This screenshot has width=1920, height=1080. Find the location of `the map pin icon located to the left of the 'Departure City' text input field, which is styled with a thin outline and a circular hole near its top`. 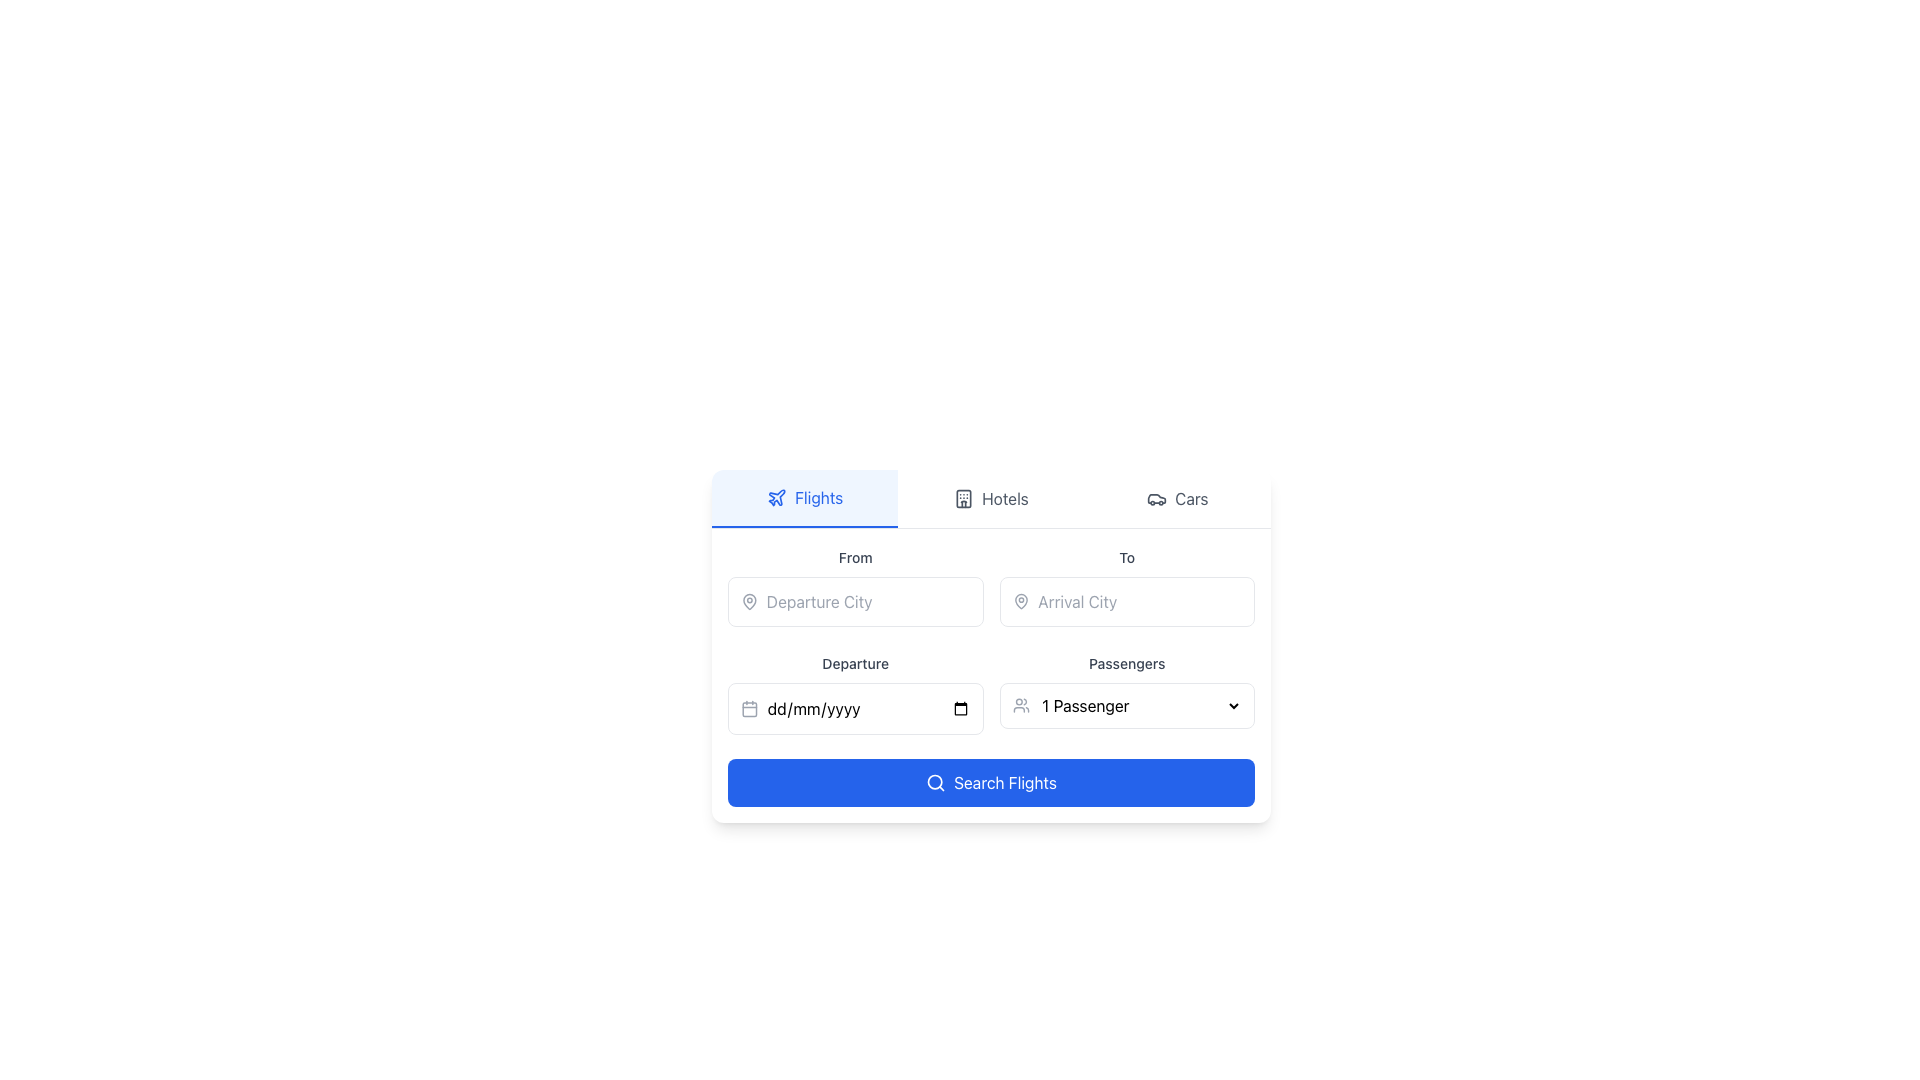

the map pin icon located to the left of the 'Departure City' text input field, which is styled with a thin outline and a circular hole near its top is located at coordinates (748, 600).